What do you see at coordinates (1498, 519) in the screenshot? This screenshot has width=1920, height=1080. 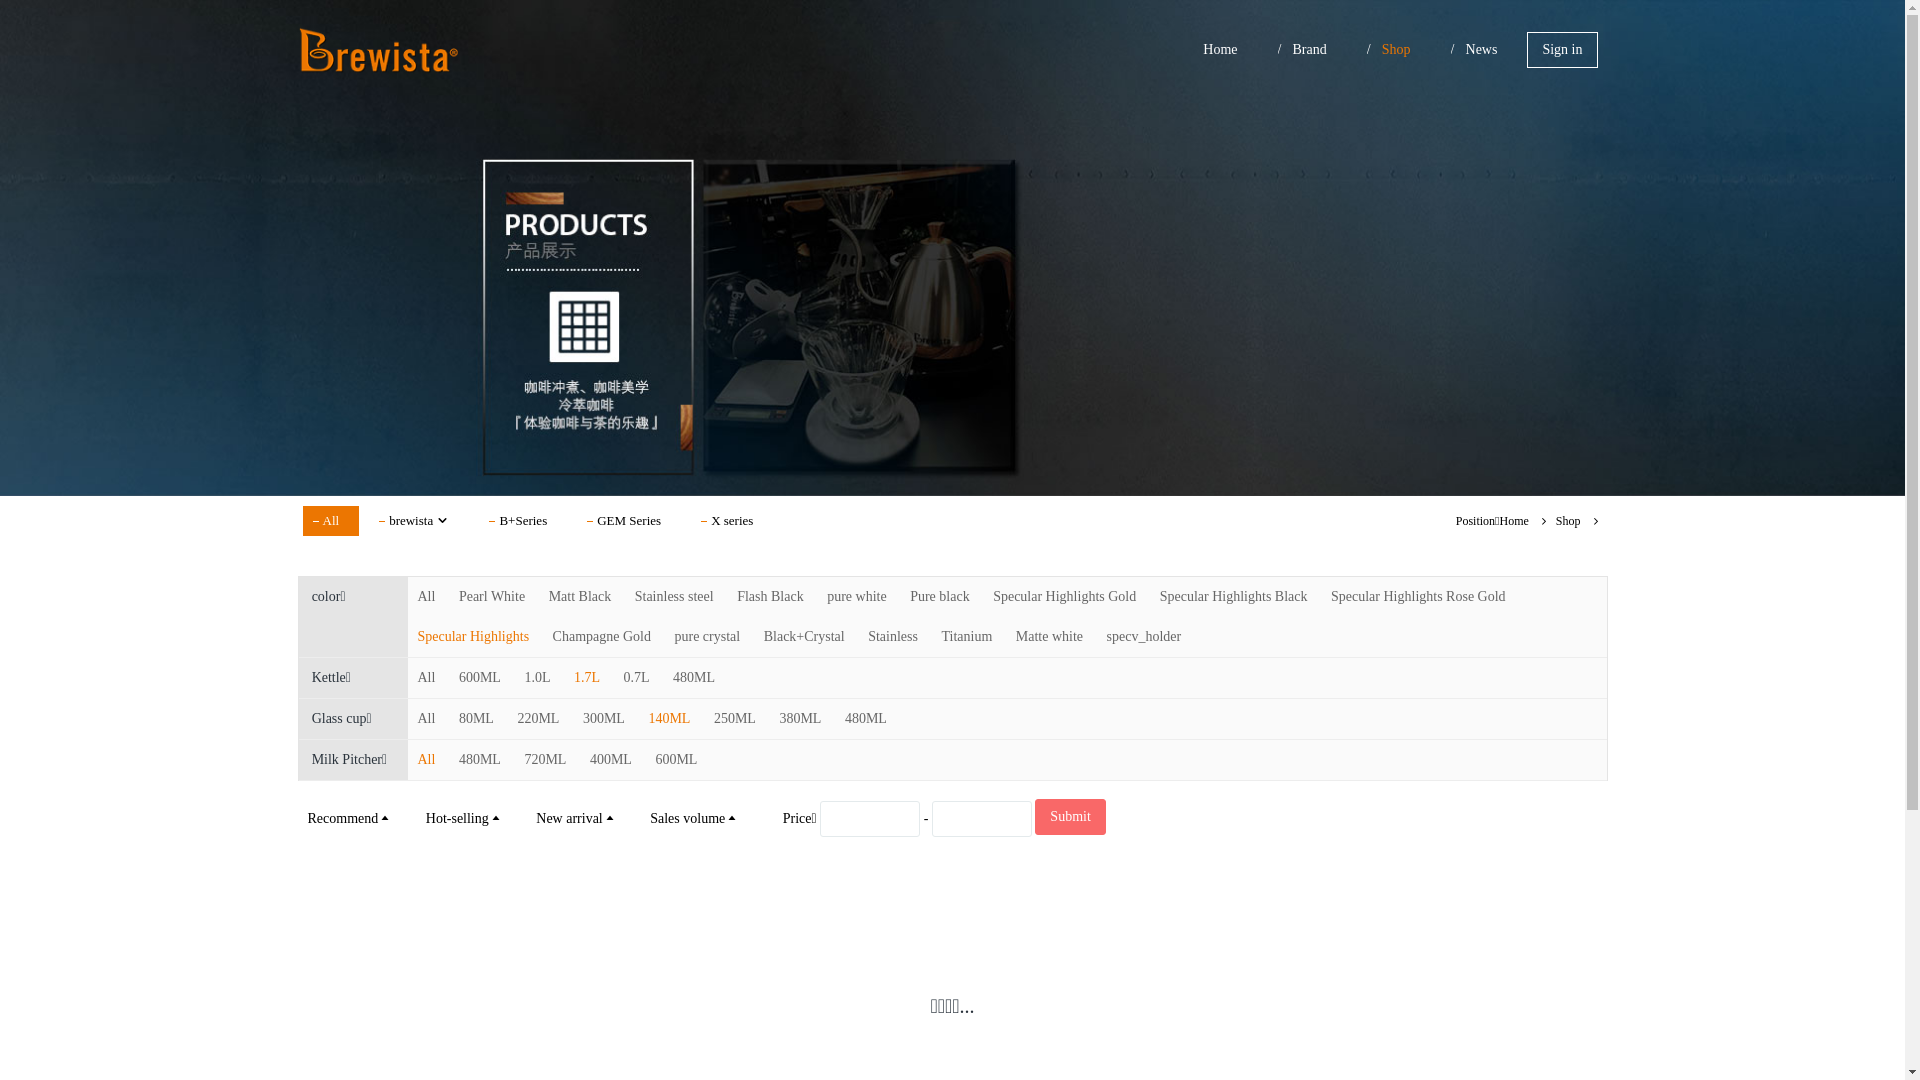 I see `'Home'` at bounding box center [1498, 519].